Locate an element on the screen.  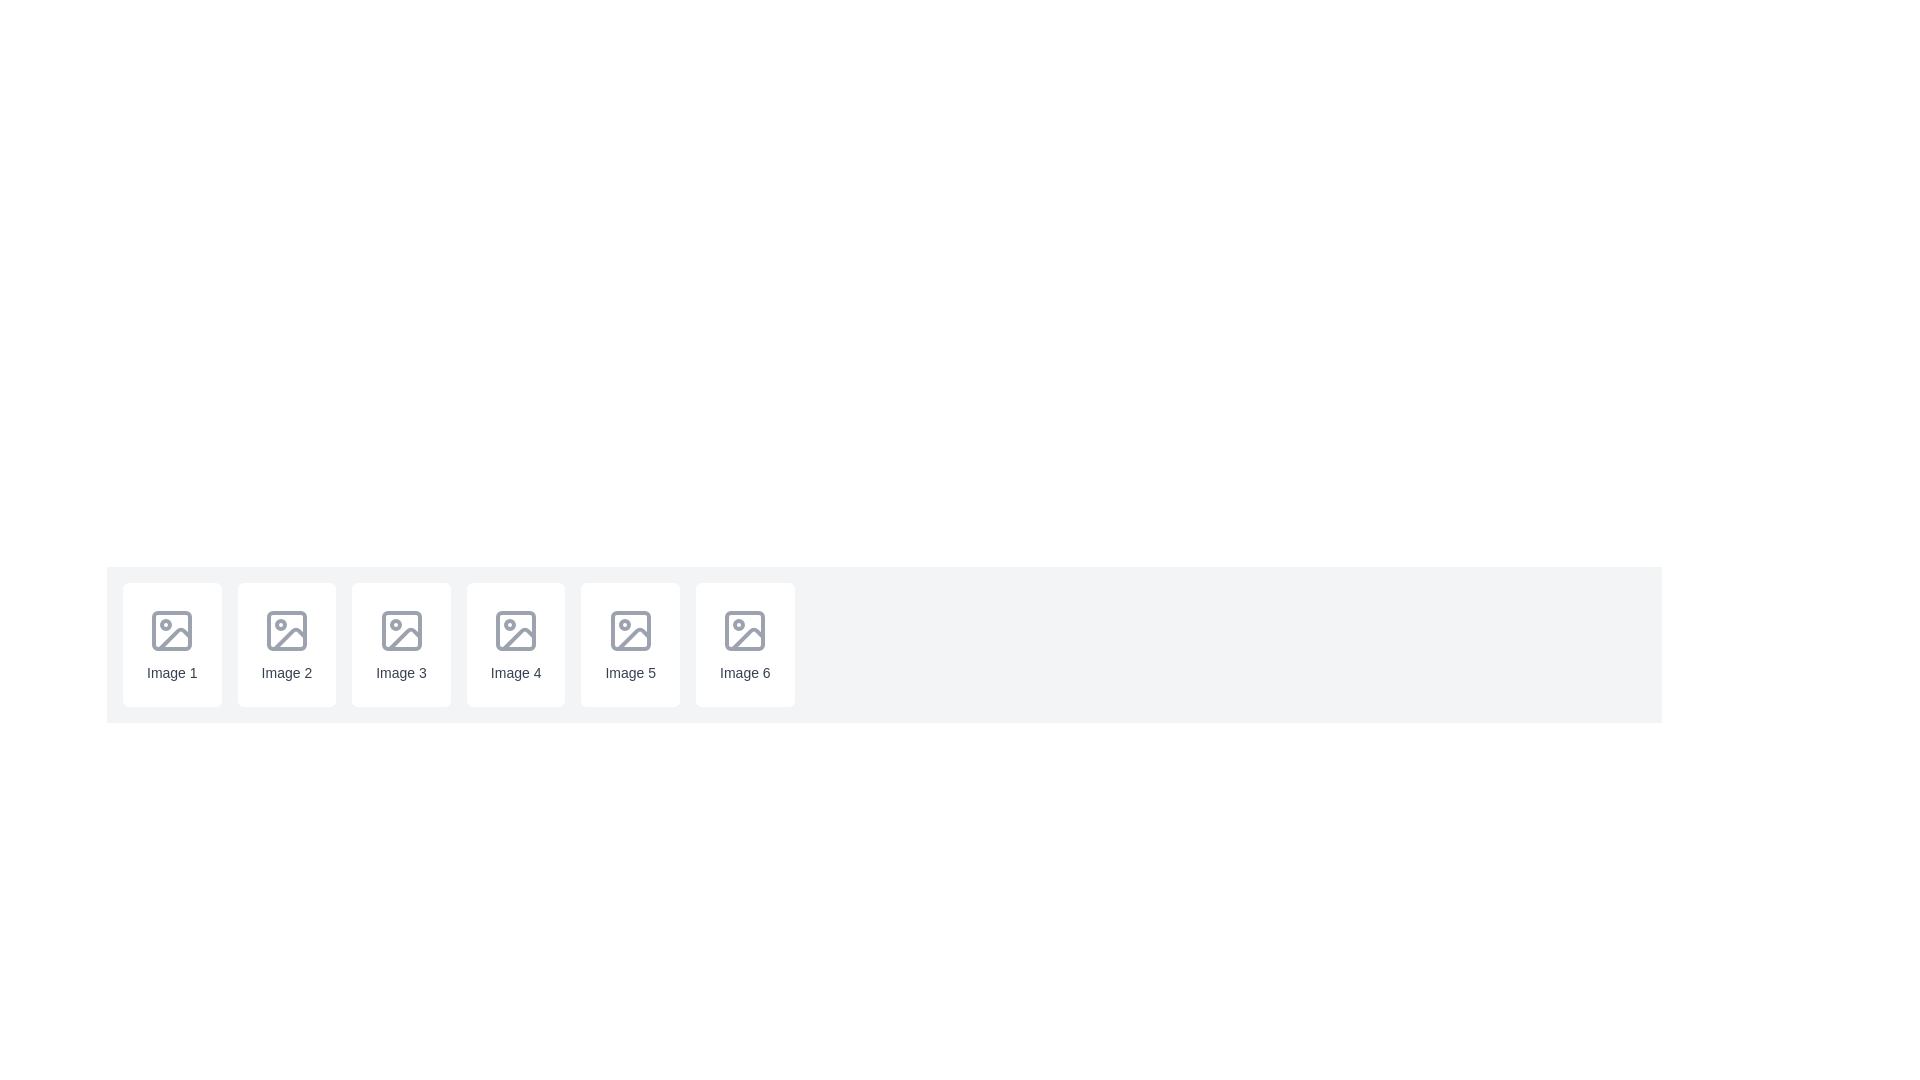
the decorative SVG Rectangle located within the fifth icon of a horizontal carousel is located at coordinates (629, 631).